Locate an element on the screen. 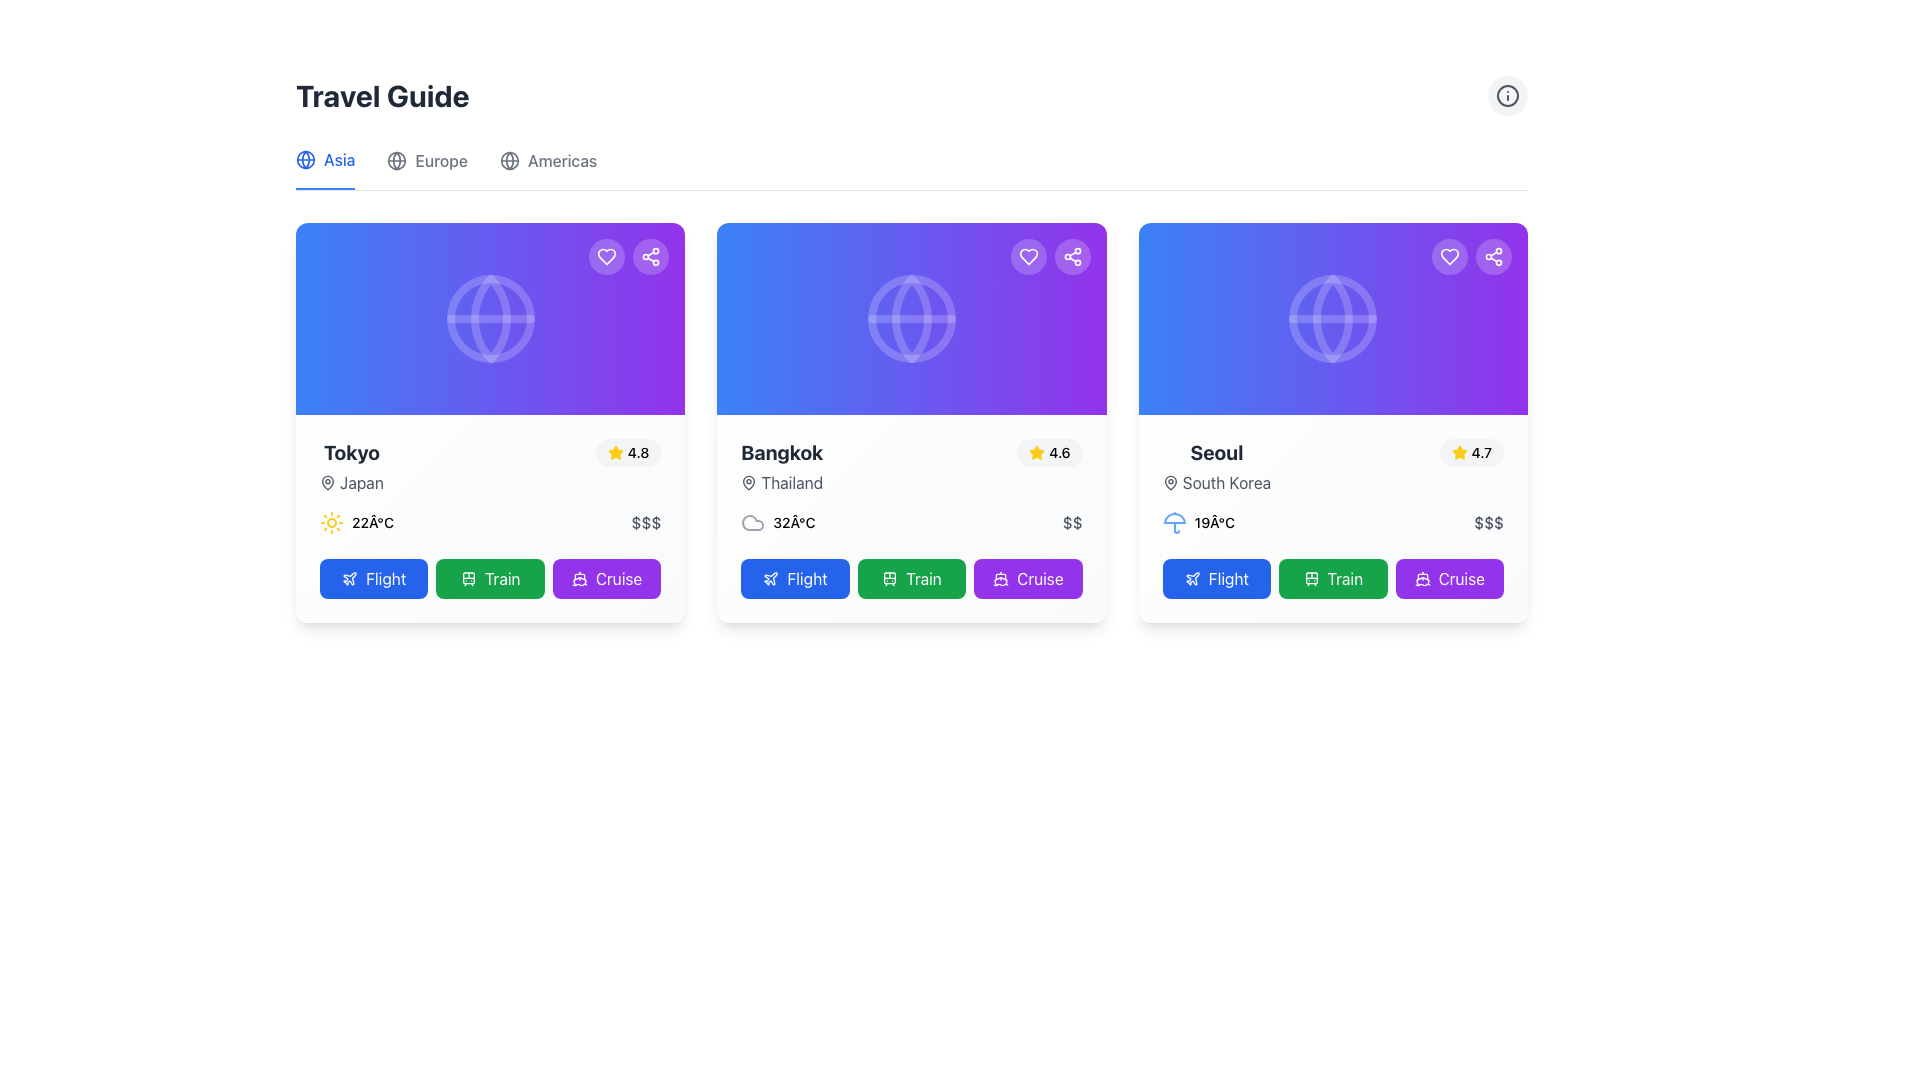  the text label indicating the country associated with the city 'Tokyo' is located at coordinates (351, 482).